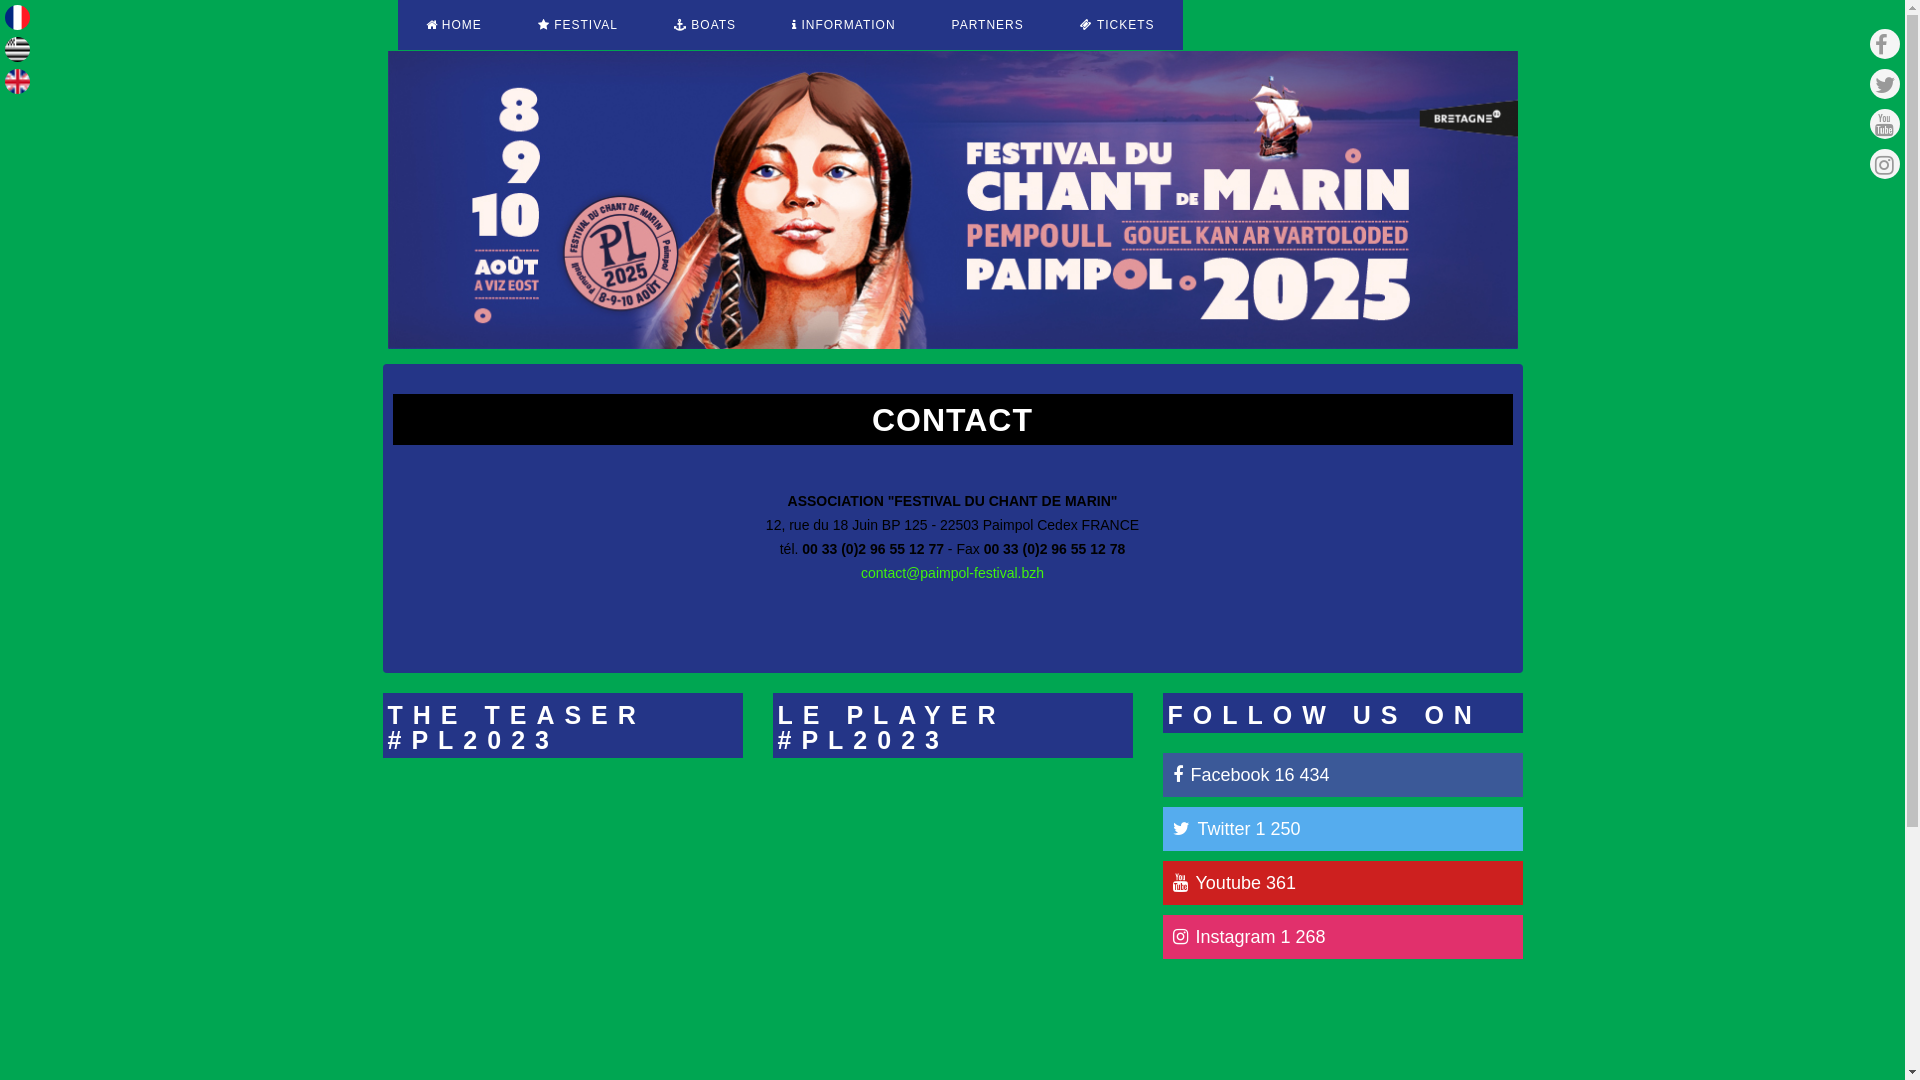 This screenshot has width=1920, height=1080. I want to click on 'contact@paimpol-festival.bzh', so click(951, 573).